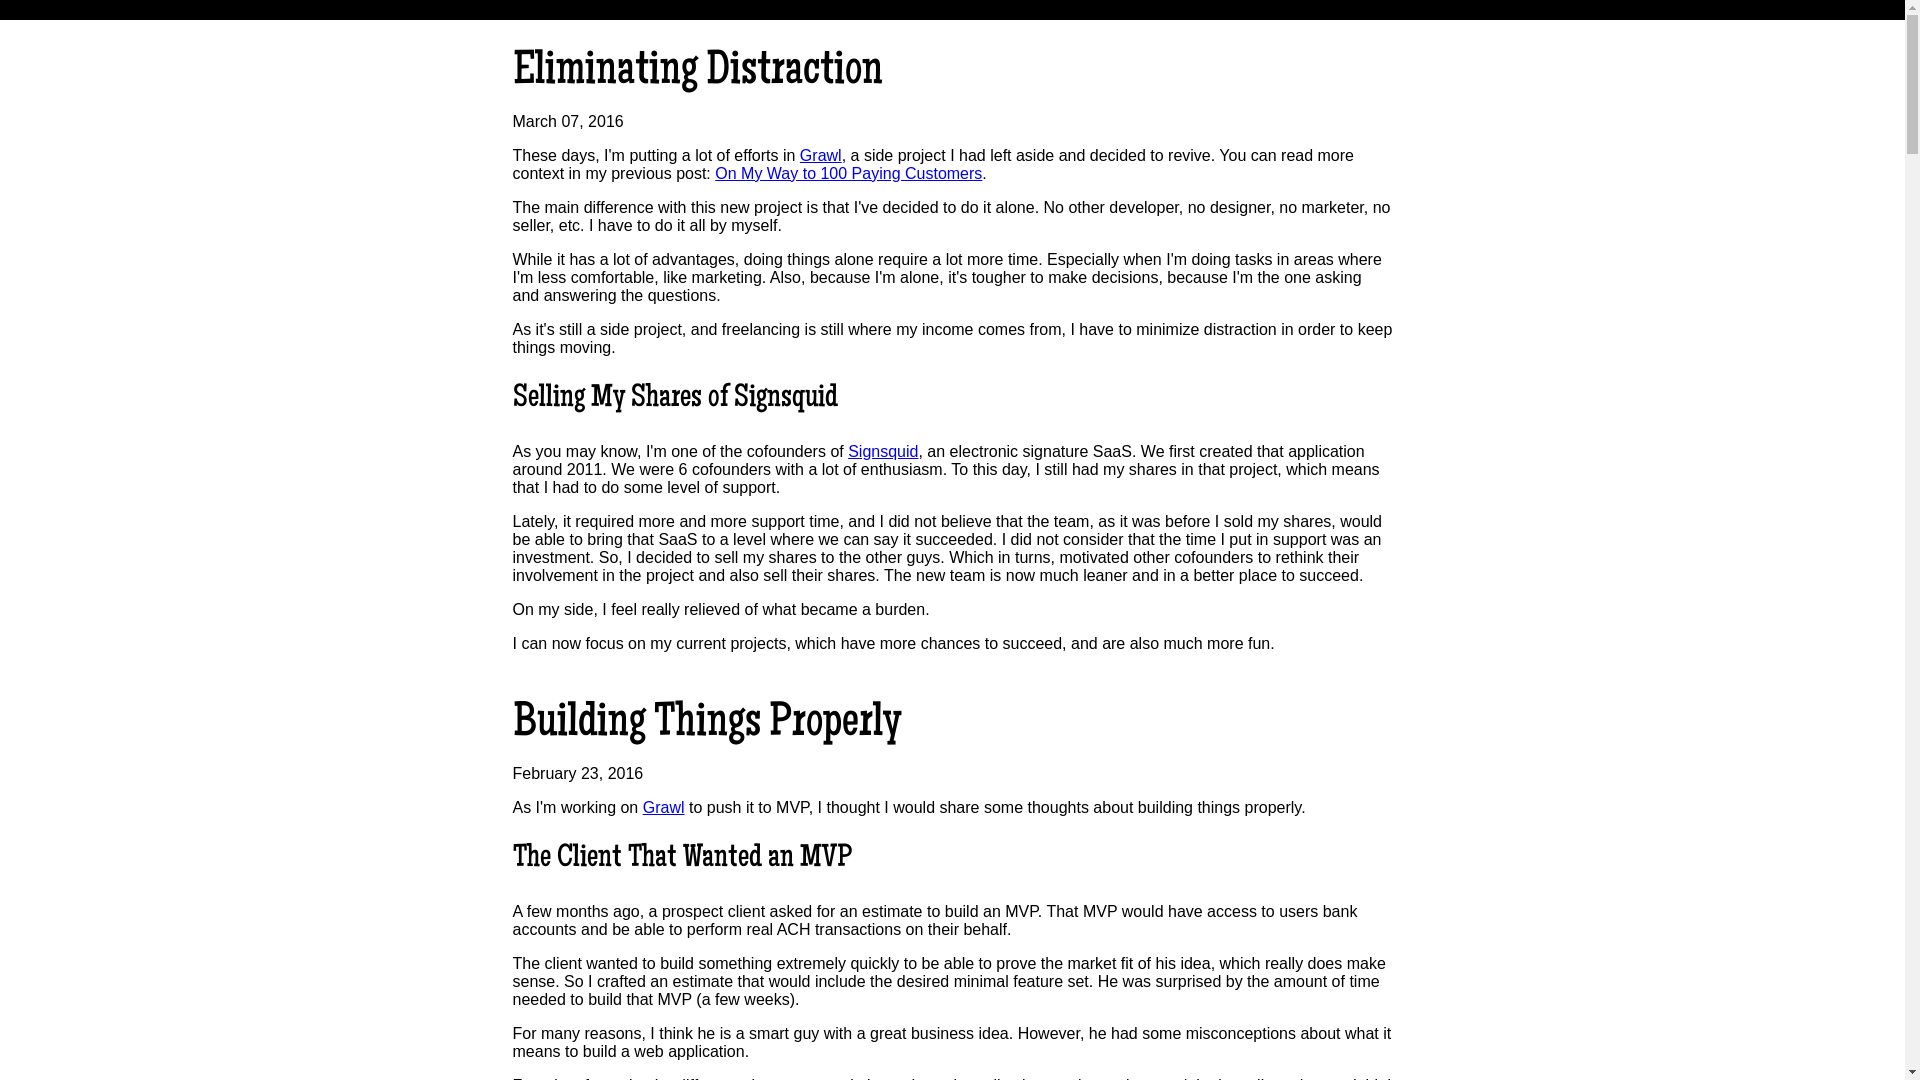  What do you see at coordinates (643, 806) in the screenshot?
I see `'Grawl'` at bounding box center [643, 806].